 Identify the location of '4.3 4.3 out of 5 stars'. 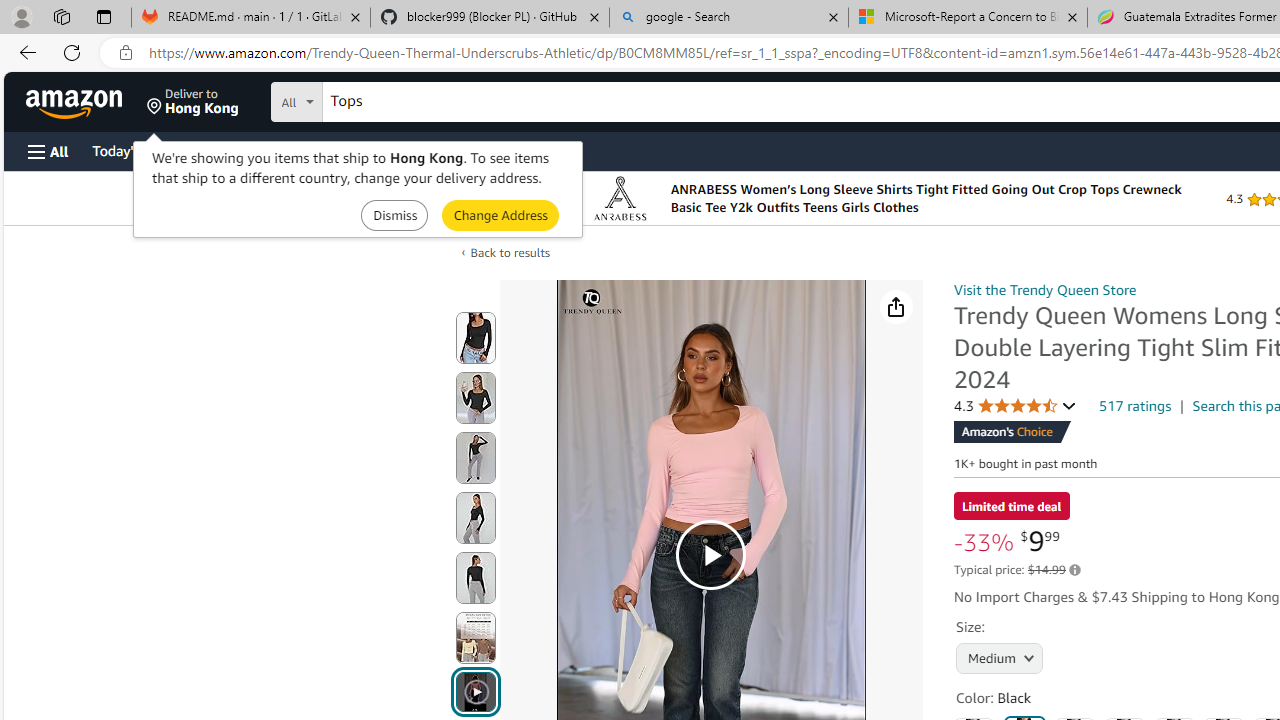
(1015, 405).